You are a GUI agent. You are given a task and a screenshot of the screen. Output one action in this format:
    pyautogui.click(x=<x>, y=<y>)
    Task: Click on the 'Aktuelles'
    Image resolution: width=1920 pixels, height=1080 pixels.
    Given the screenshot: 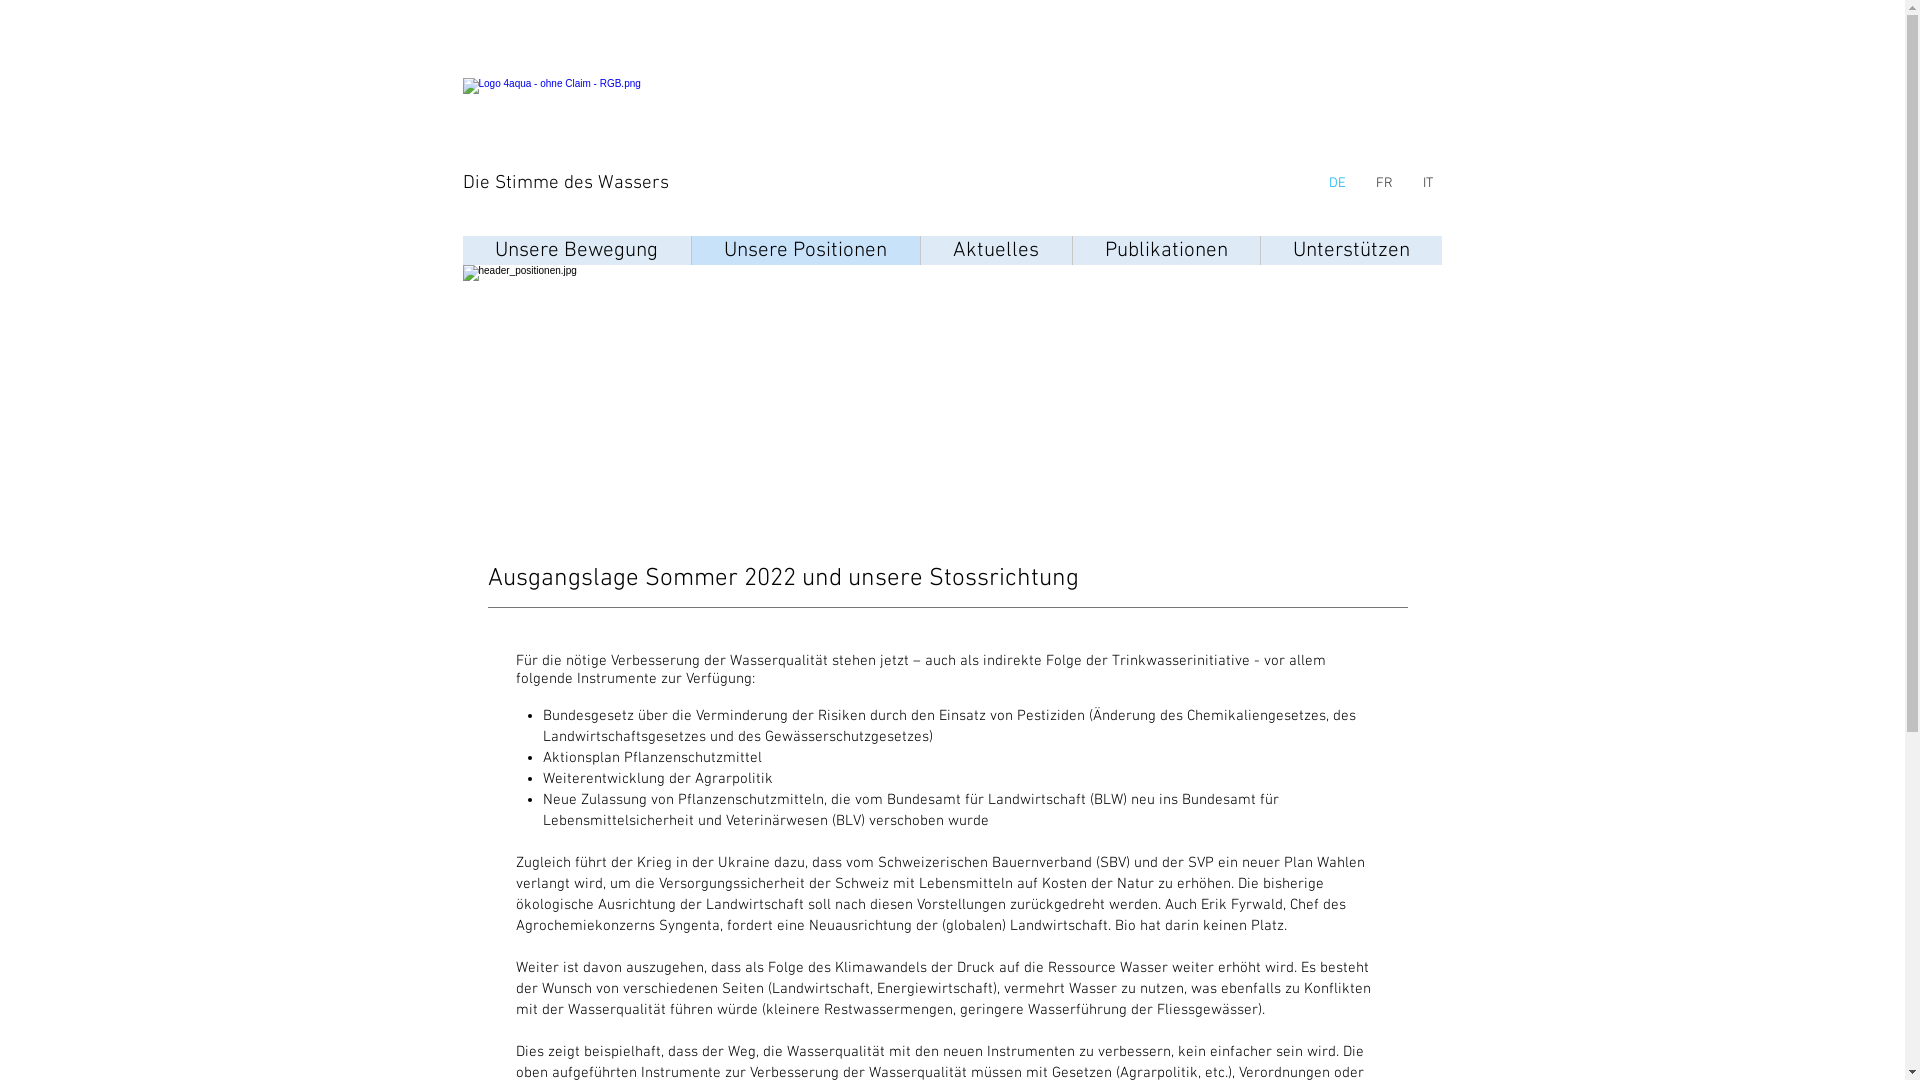 What is the action you would take?
    pyautogui.click(x=919, y=249)
    